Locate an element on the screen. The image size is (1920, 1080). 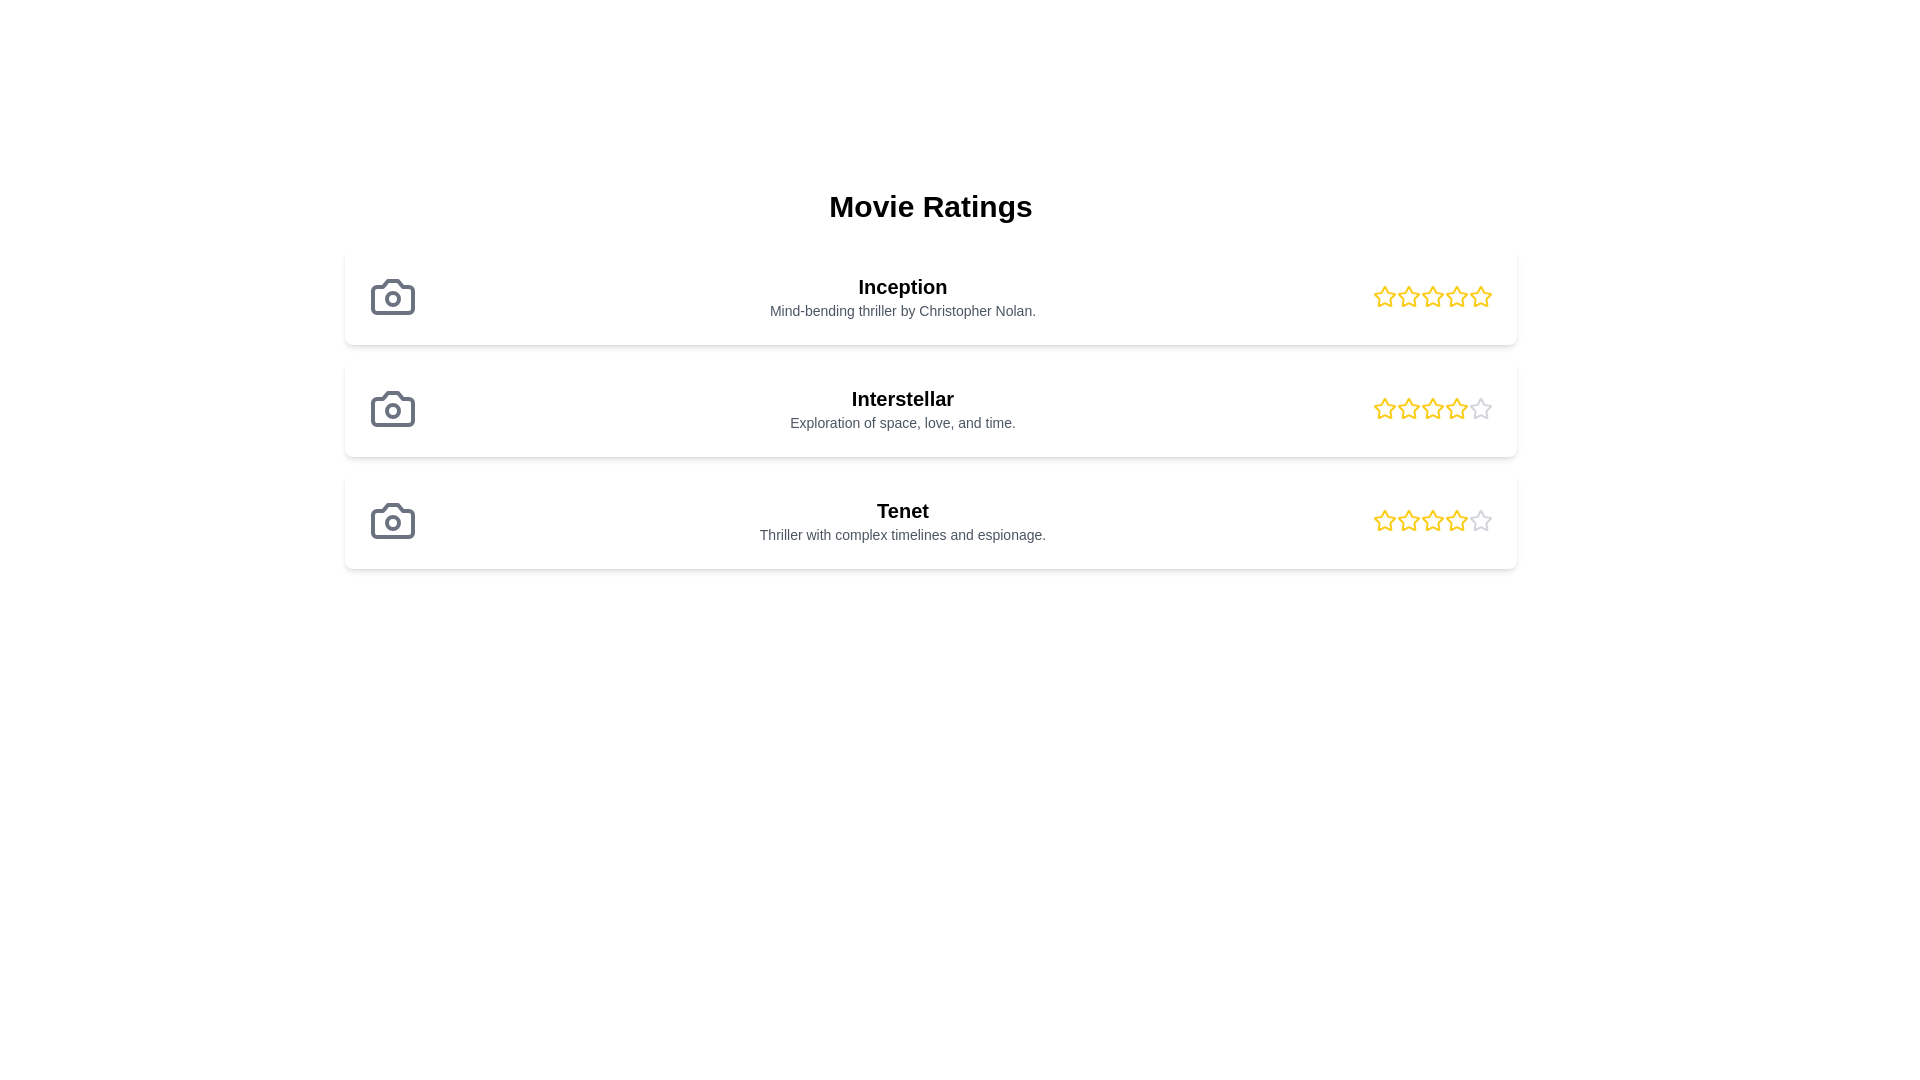
the third yellow star in the rating component for the movie 'Inception', which indicates a rating level is located at coordinates (1432, 297).